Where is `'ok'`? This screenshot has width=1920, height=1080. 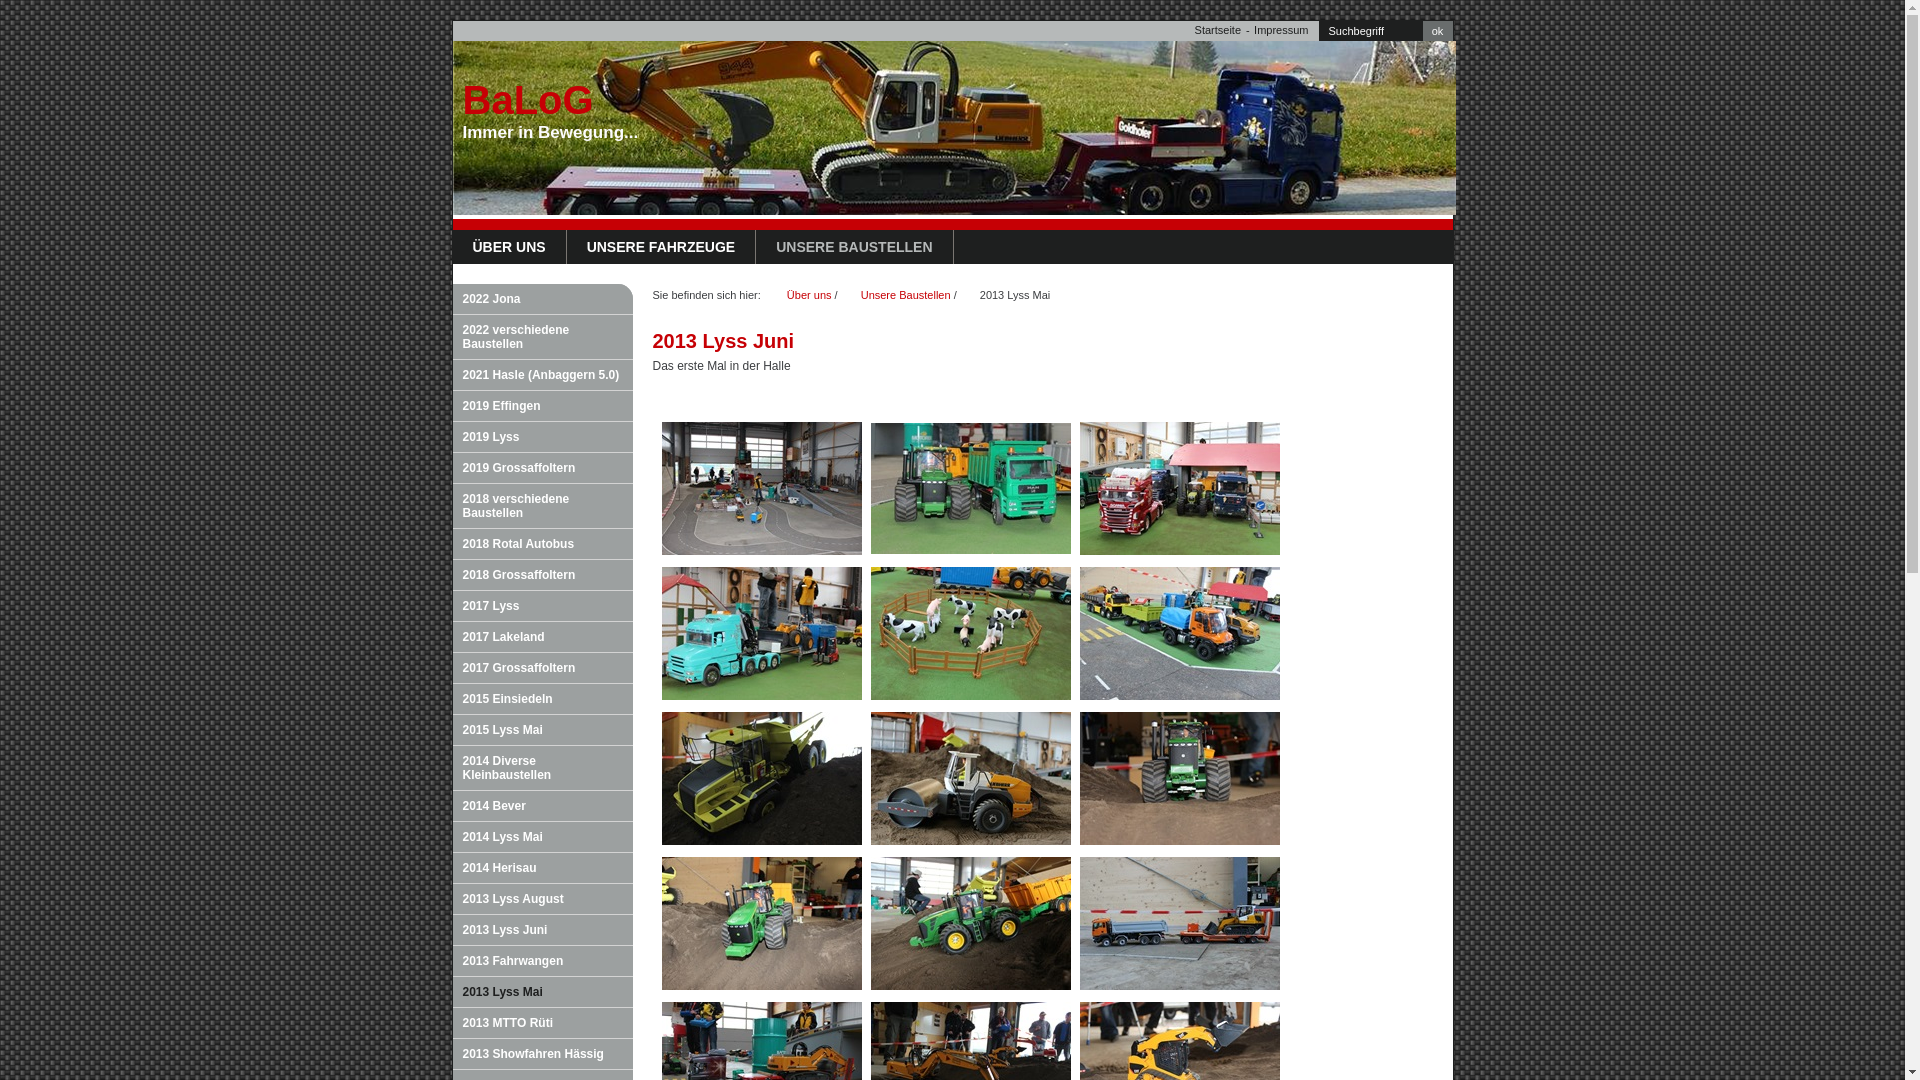
'ok' is located at coordinates (1435, 30).